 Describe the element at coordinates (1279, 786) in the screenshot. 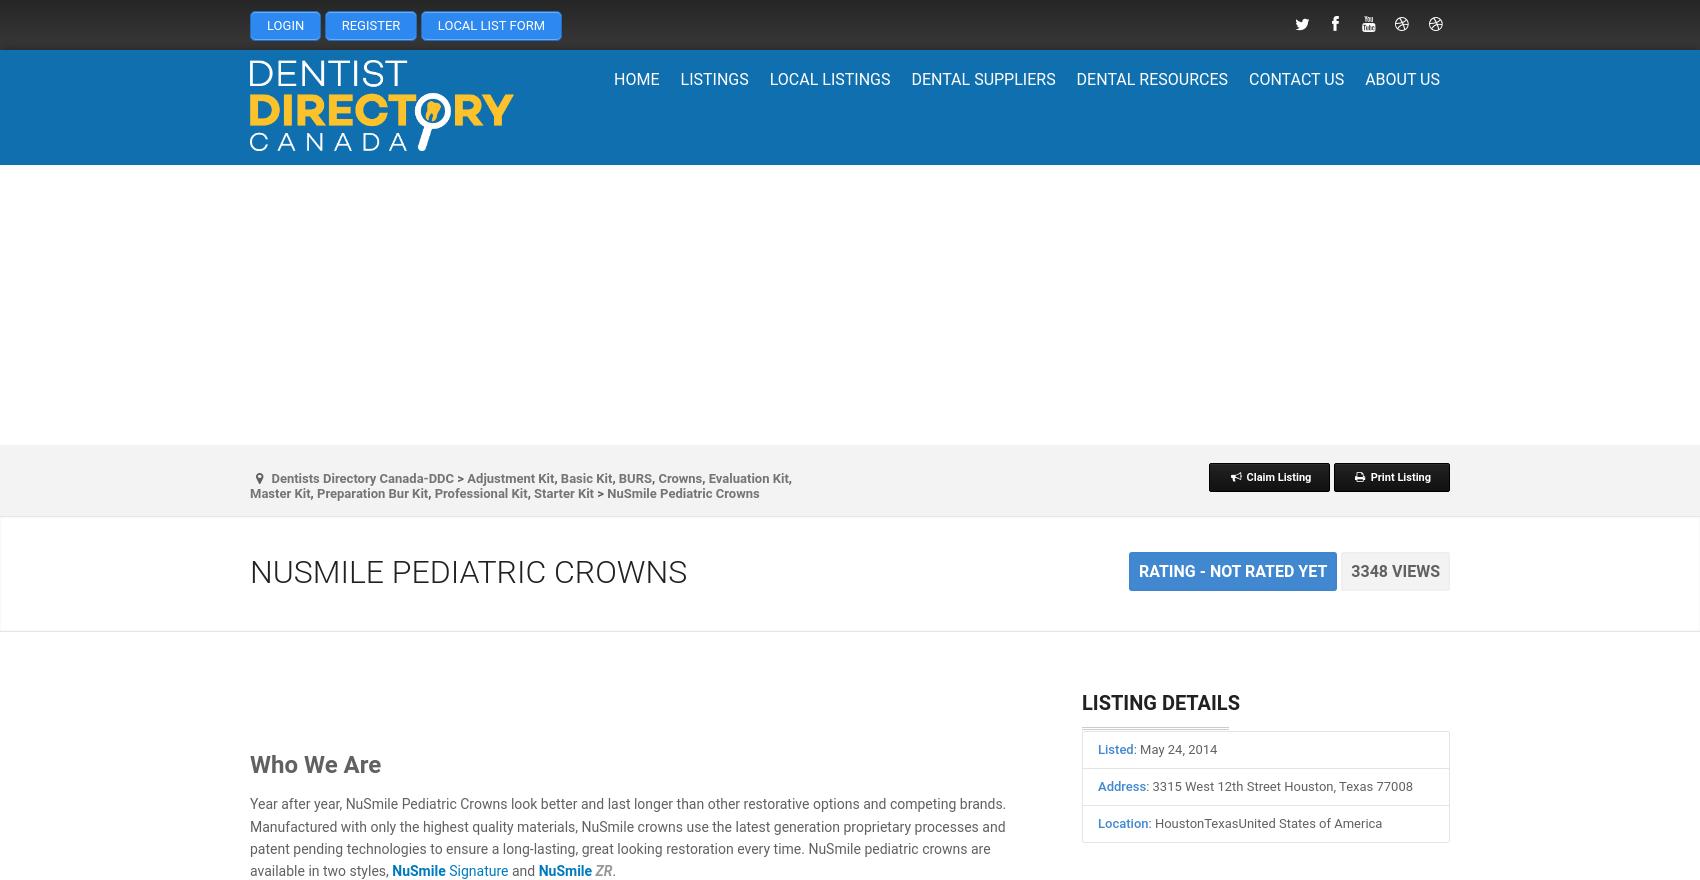

I see `': 3315 West 12th Street Houston, Texas 77008'` at that location.